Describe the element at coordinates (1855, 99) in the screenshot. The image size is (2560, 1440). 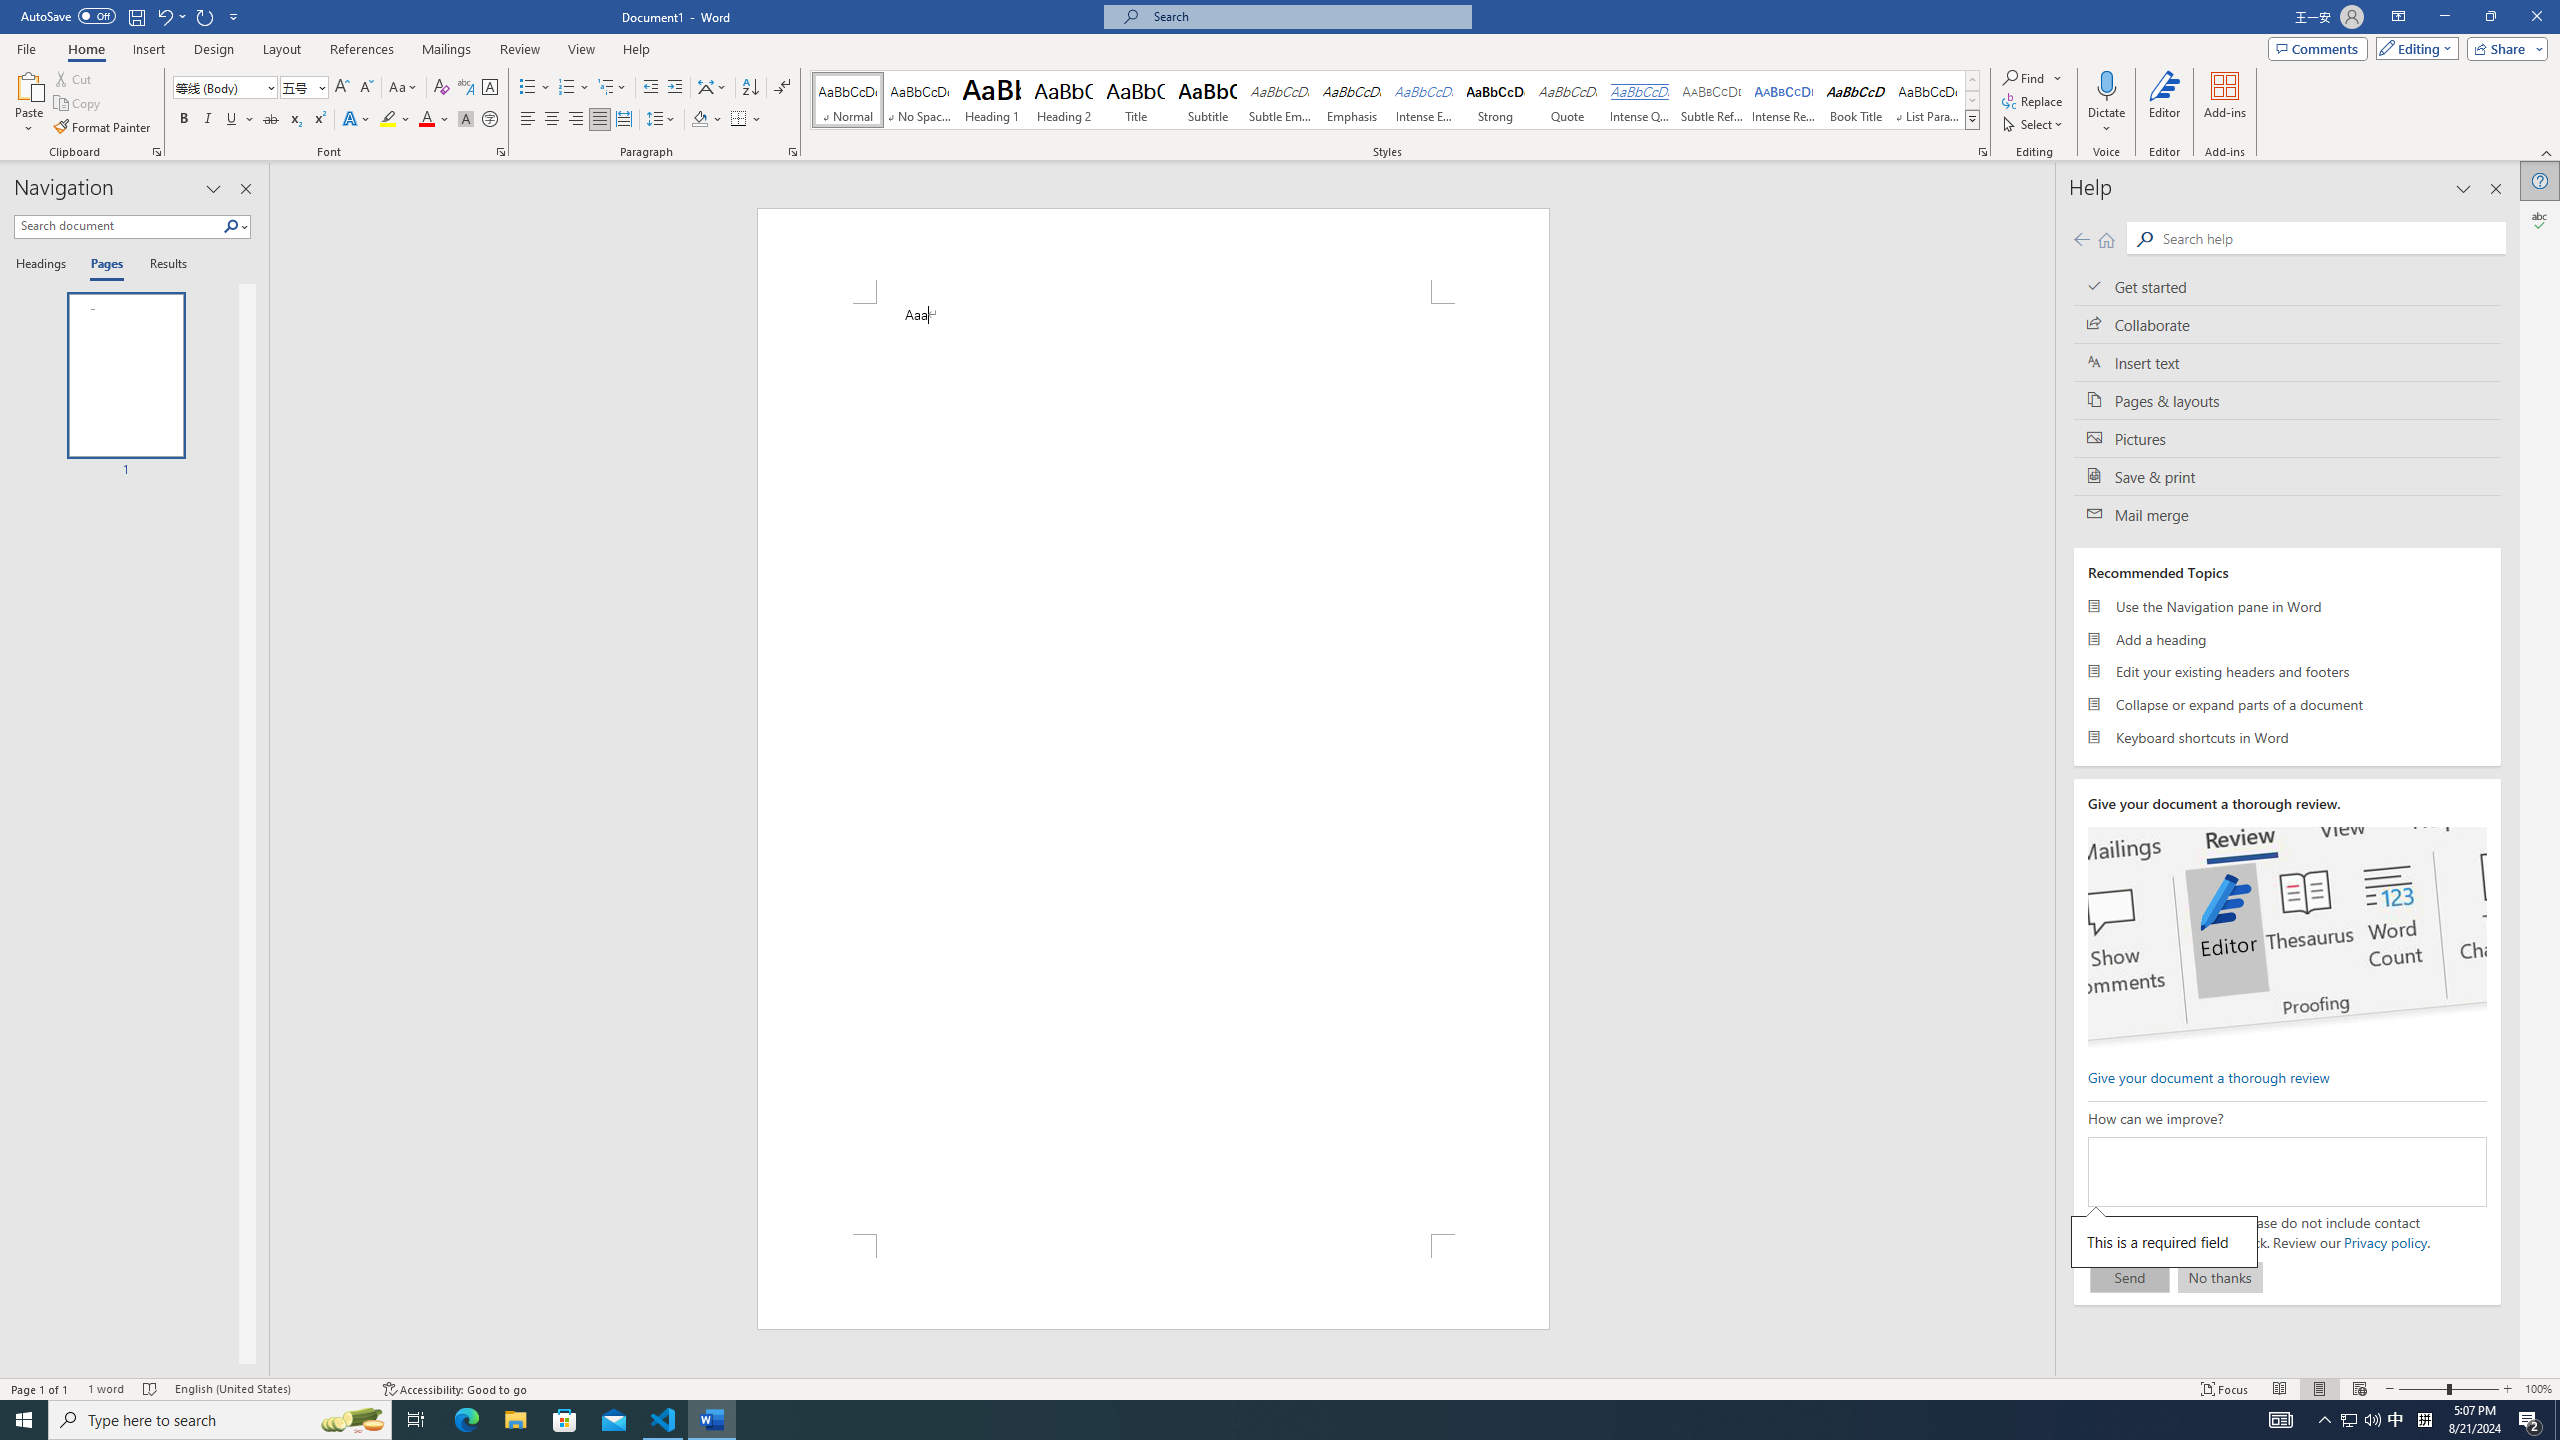
I see `'Book Title'` at that location.